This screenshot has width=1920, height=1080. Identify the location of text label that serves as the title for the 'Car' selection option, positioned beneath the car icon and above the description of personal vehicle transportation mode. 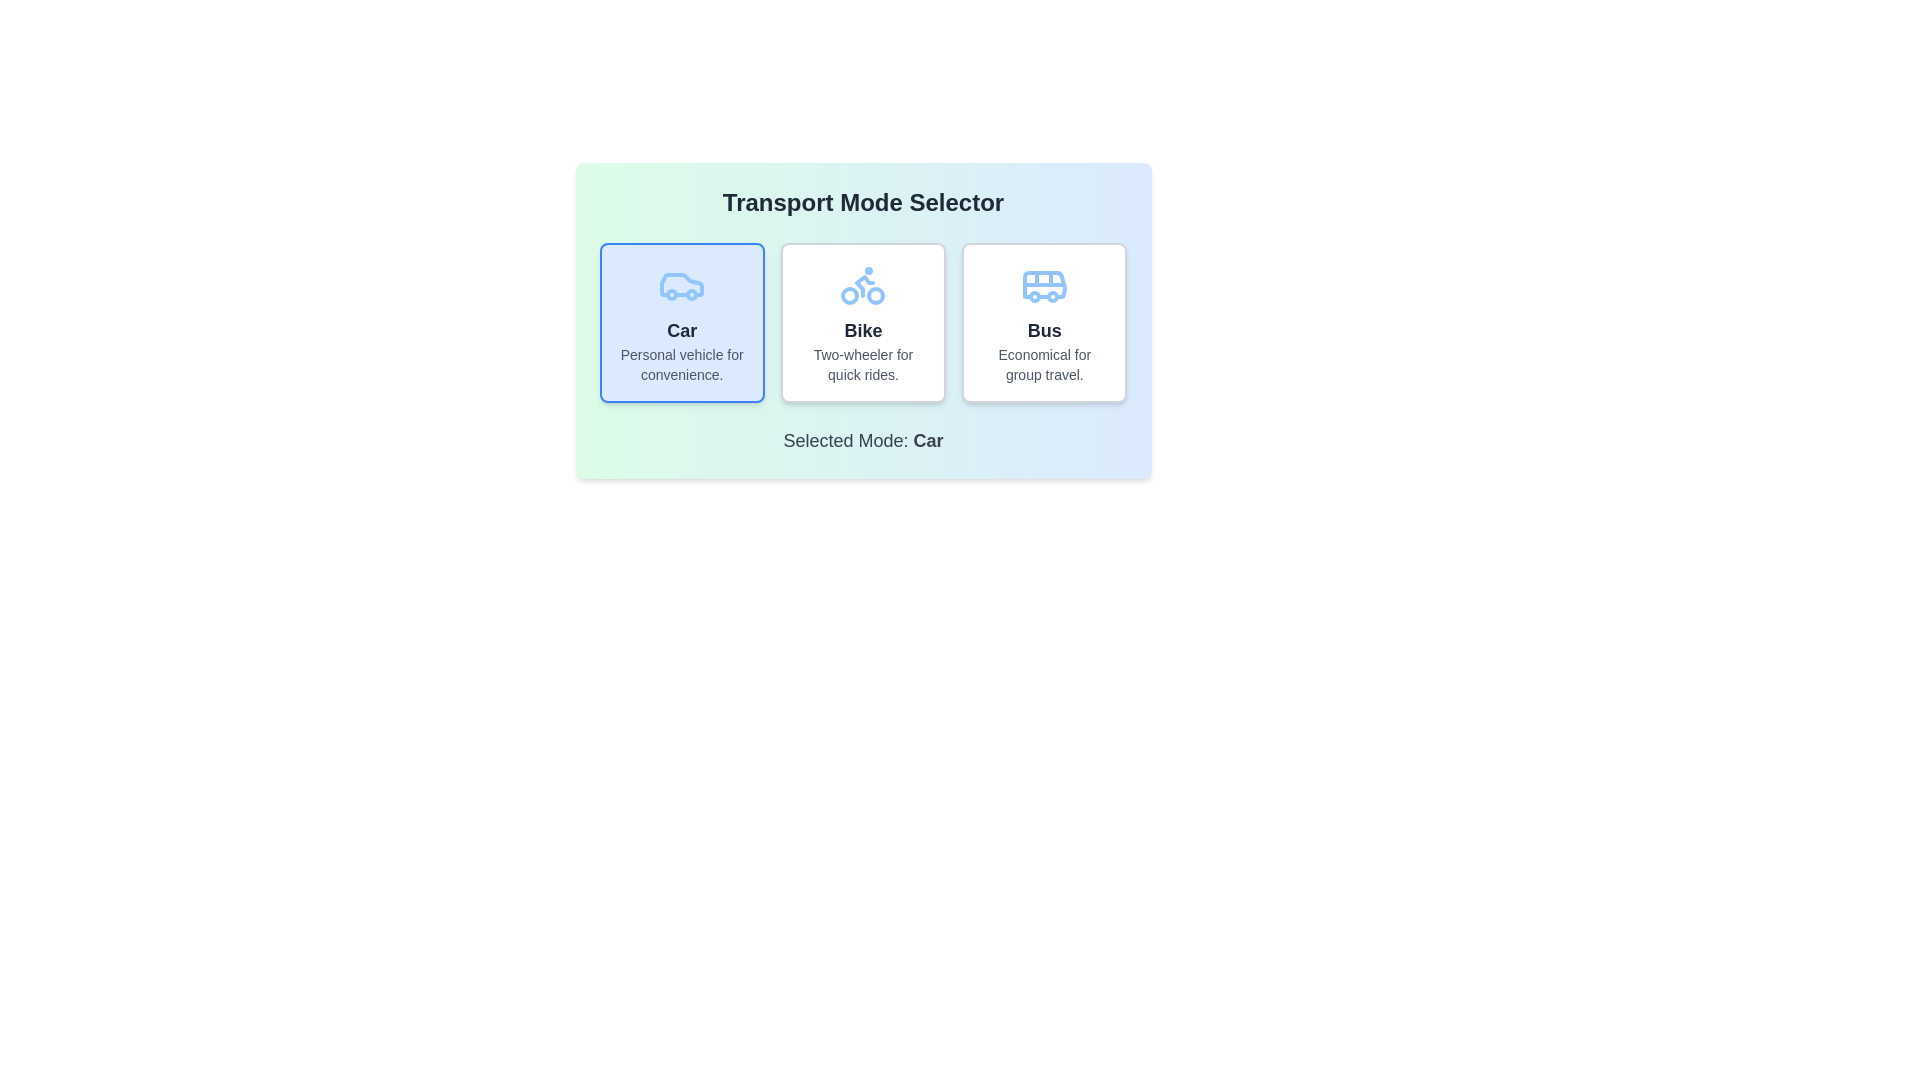
(682, 330).